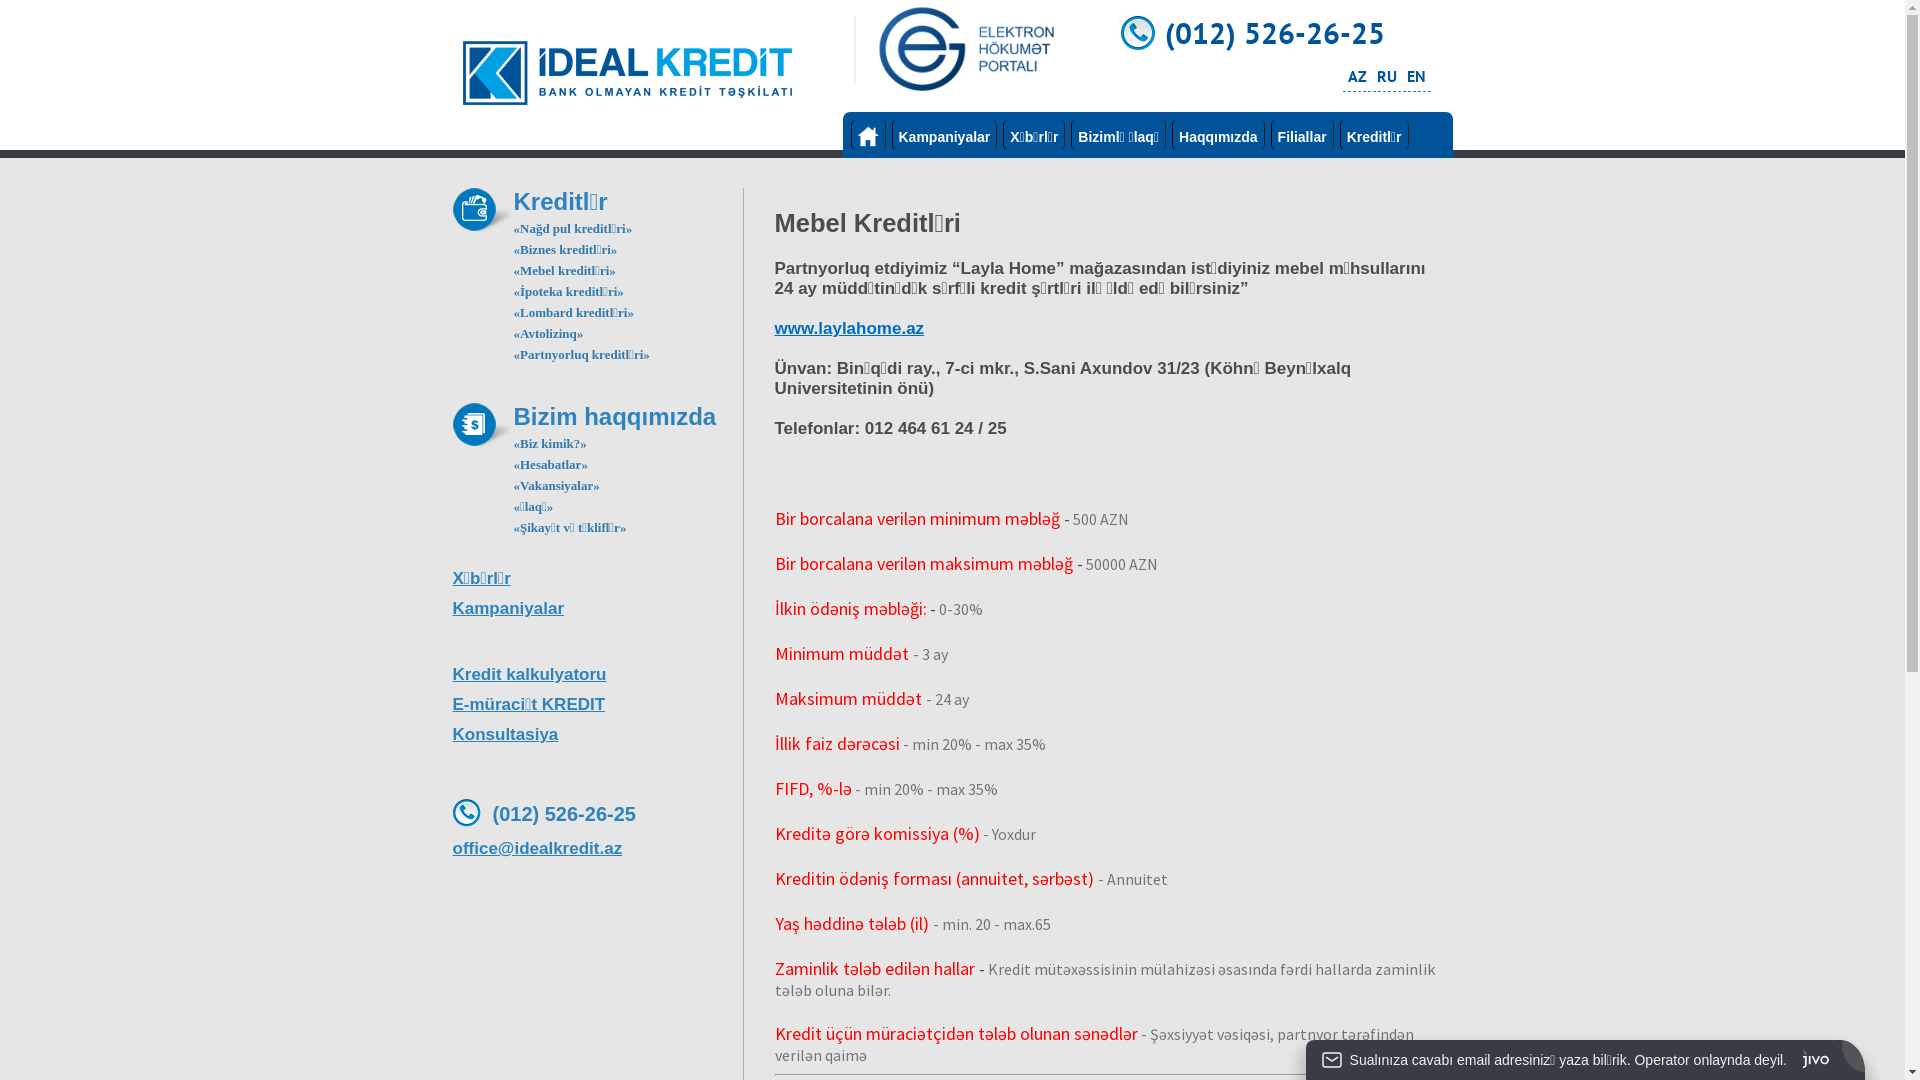 The image size is (1920, 1080). What do you see at coordinates (1414, 75) in the screenshot?
I see `'EN'` at bounding box center [1414, 75].